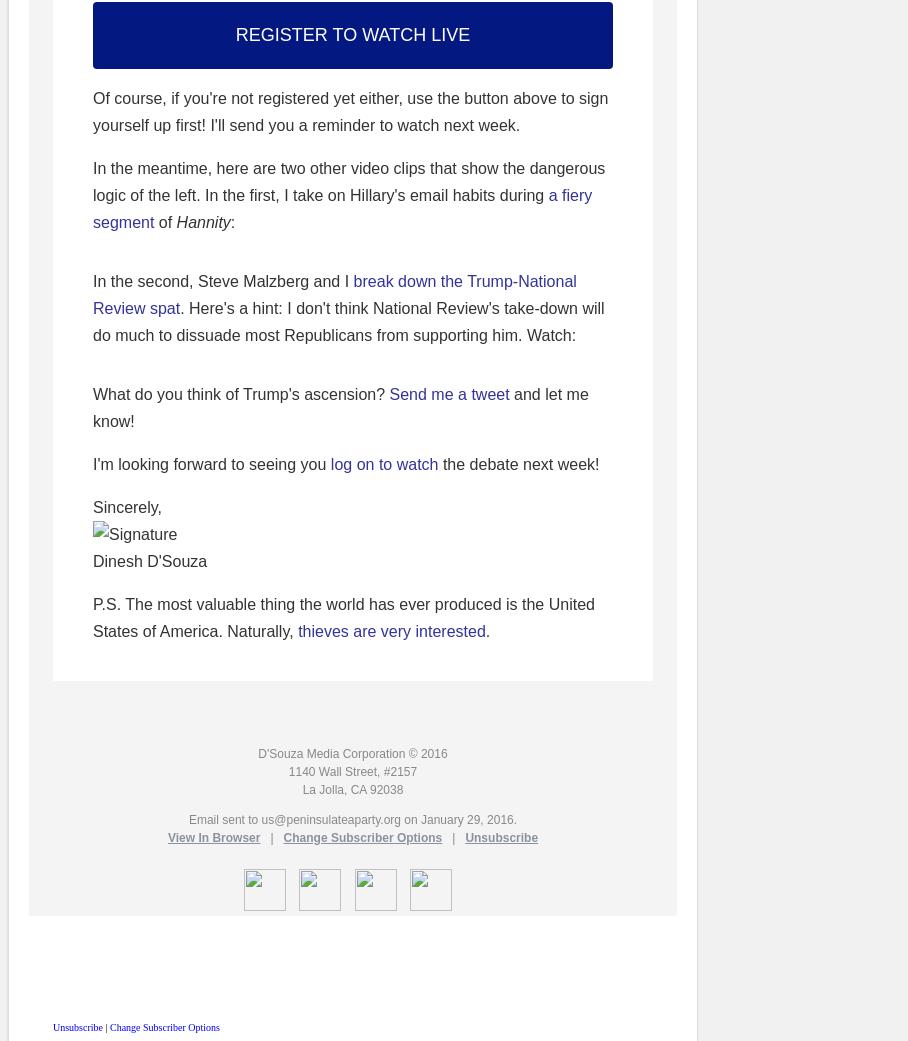 The width and height of the screenshot is (908, 1041). I want to click on 'thieves are very interested', so click(298, 630).